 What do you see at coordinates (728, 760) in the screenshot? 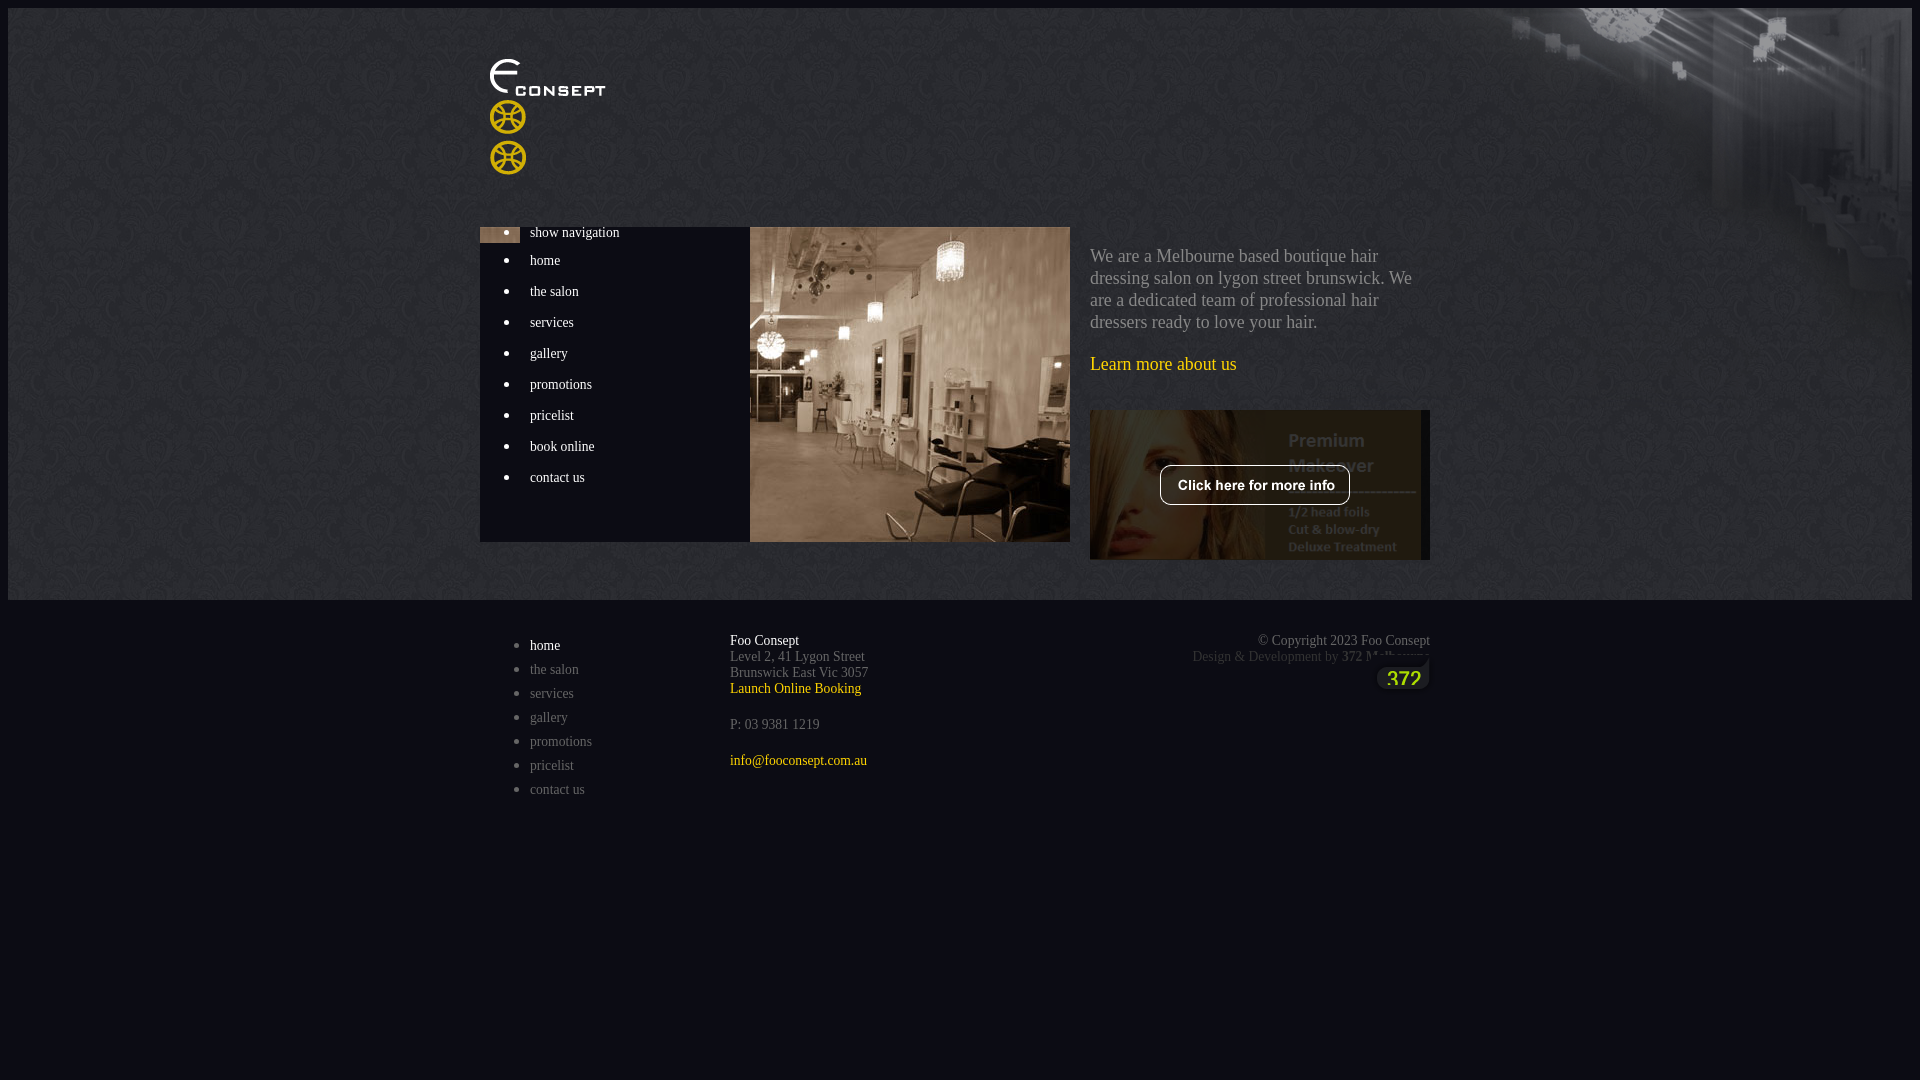
I see `'info@fooconsept.com.au'` at bounding box center [728, 760].